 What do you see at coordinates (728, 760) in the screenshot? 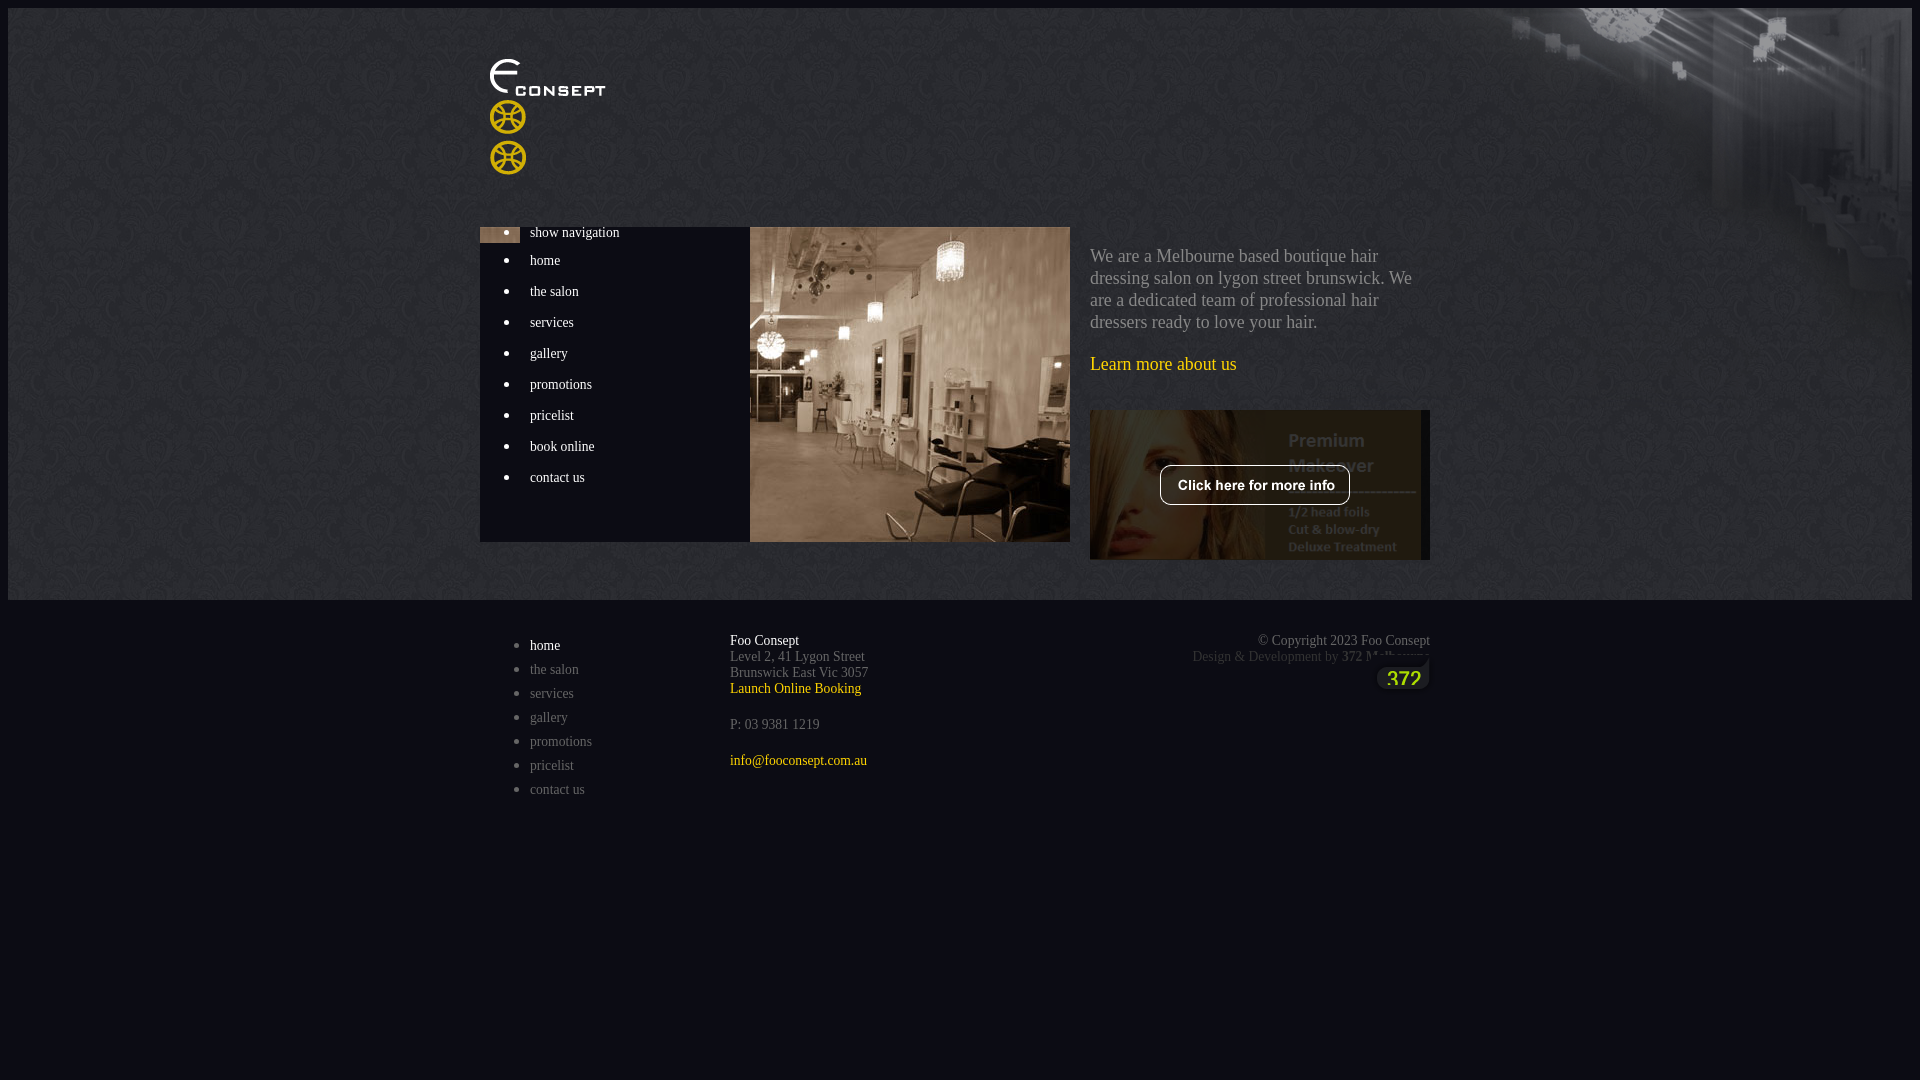
I see `'info@fooconsept.com.au'` at bounding box center [728, 760].